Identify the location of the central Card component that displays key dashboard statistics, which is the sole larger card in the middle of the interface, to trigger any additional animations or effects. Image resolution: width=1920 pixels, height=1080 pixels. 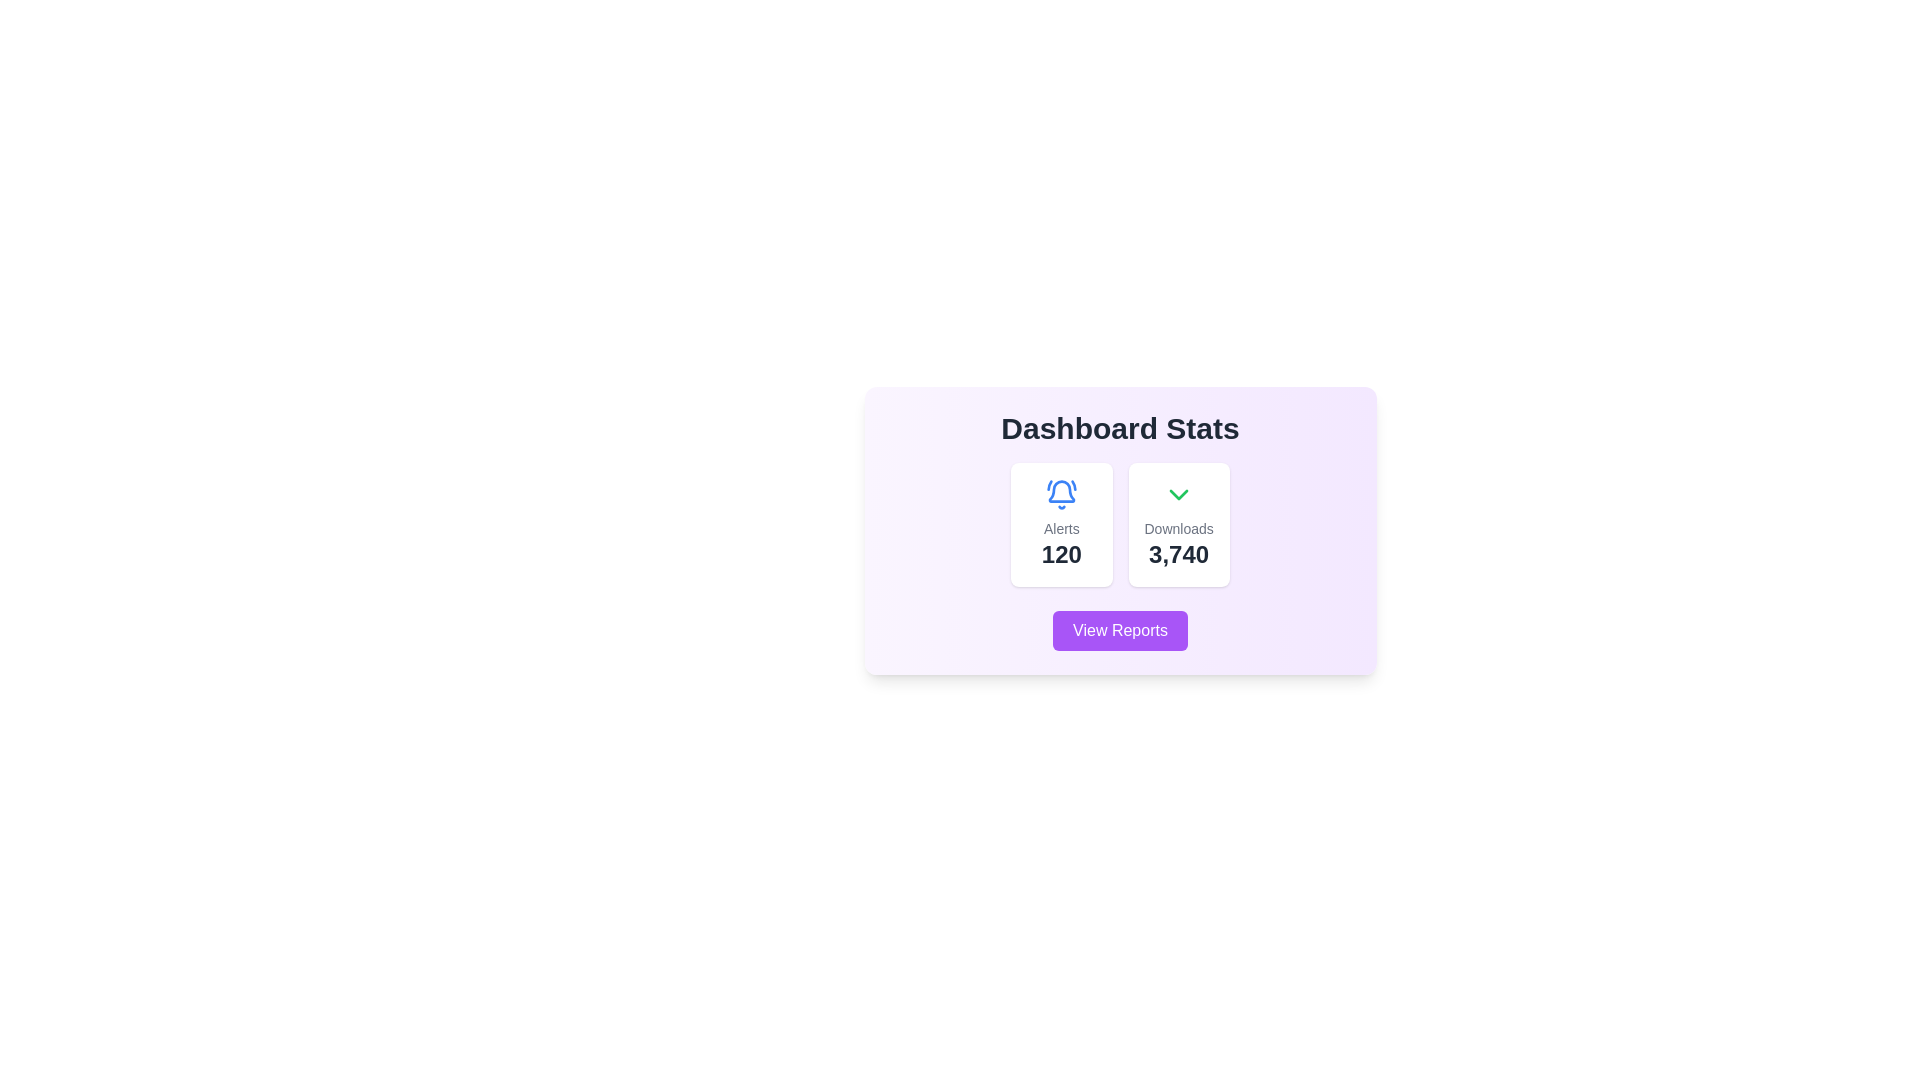
(1120, 530).